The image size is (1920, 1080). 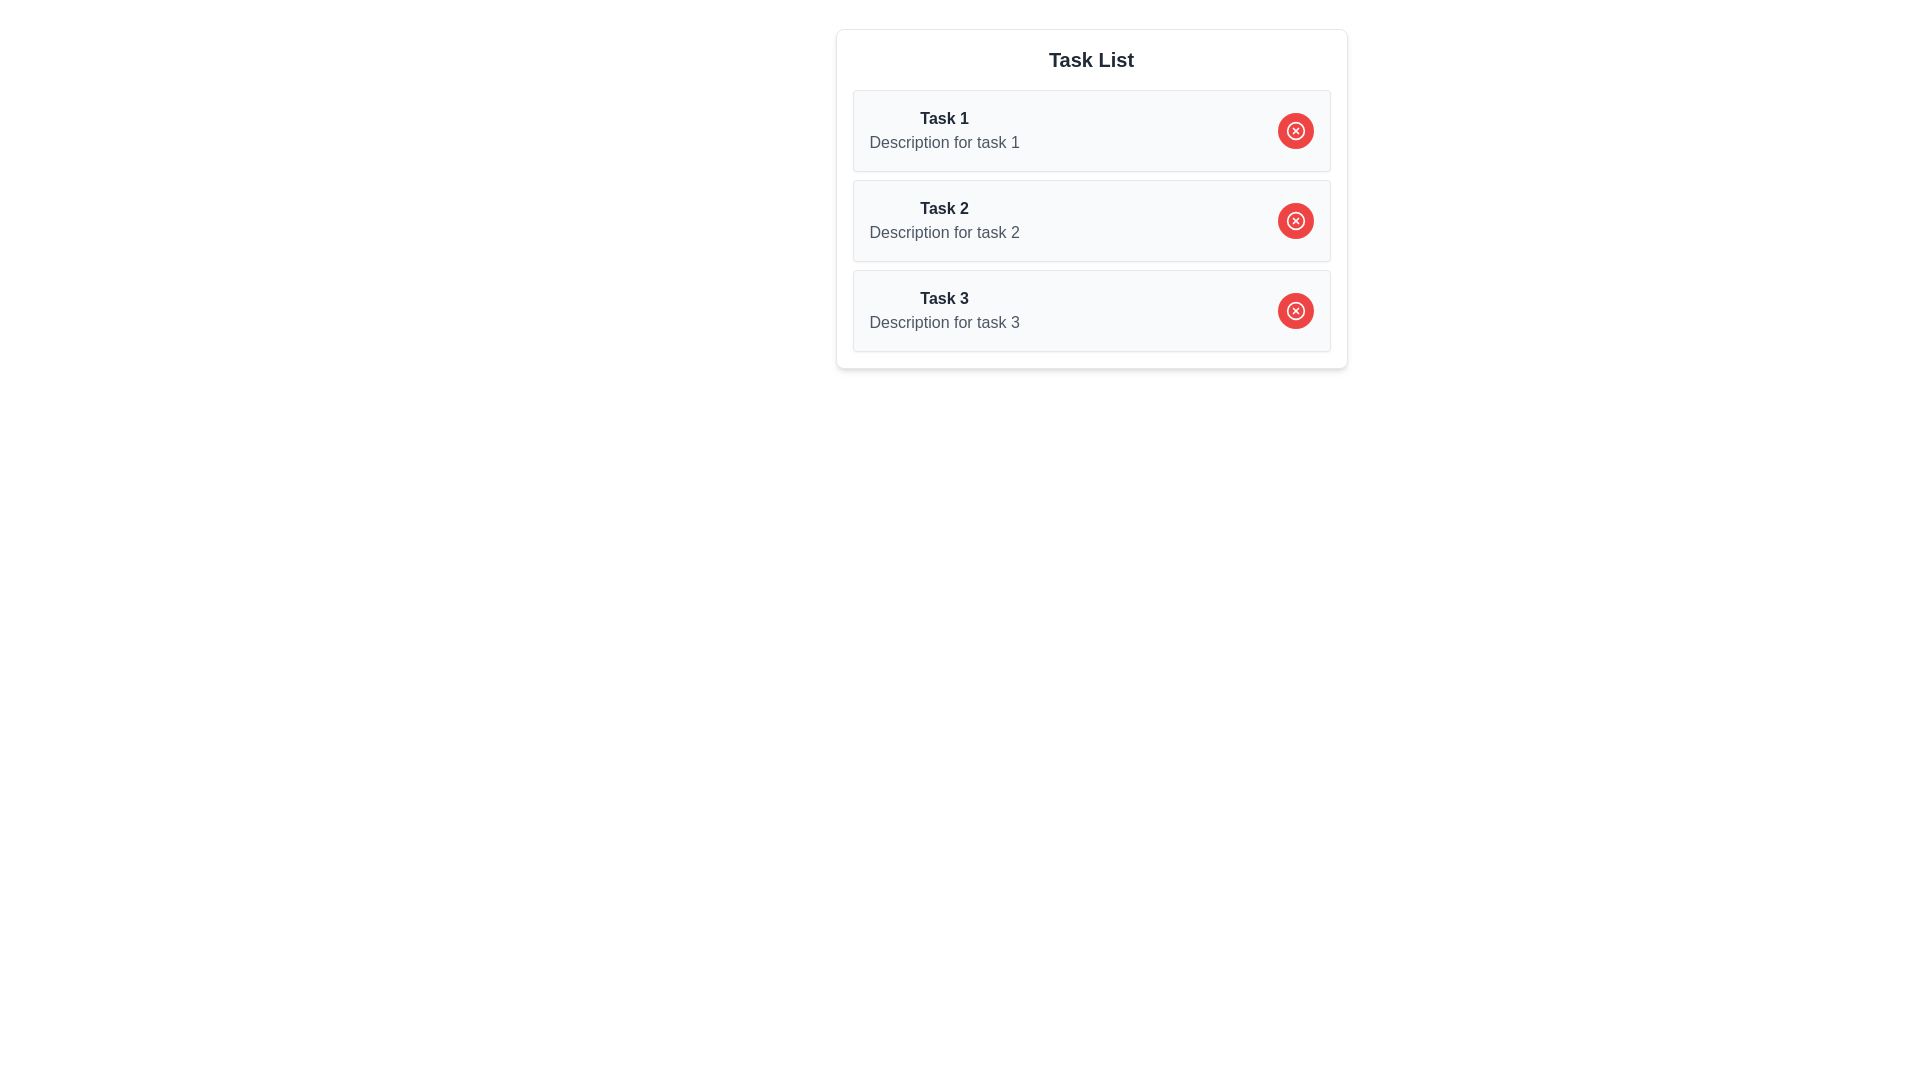 What do you see at coordinates (943, 311) in the screenshot?
I see `the third item in the task list display, which shows the title and description of a task` at bounding box center [943, 311].